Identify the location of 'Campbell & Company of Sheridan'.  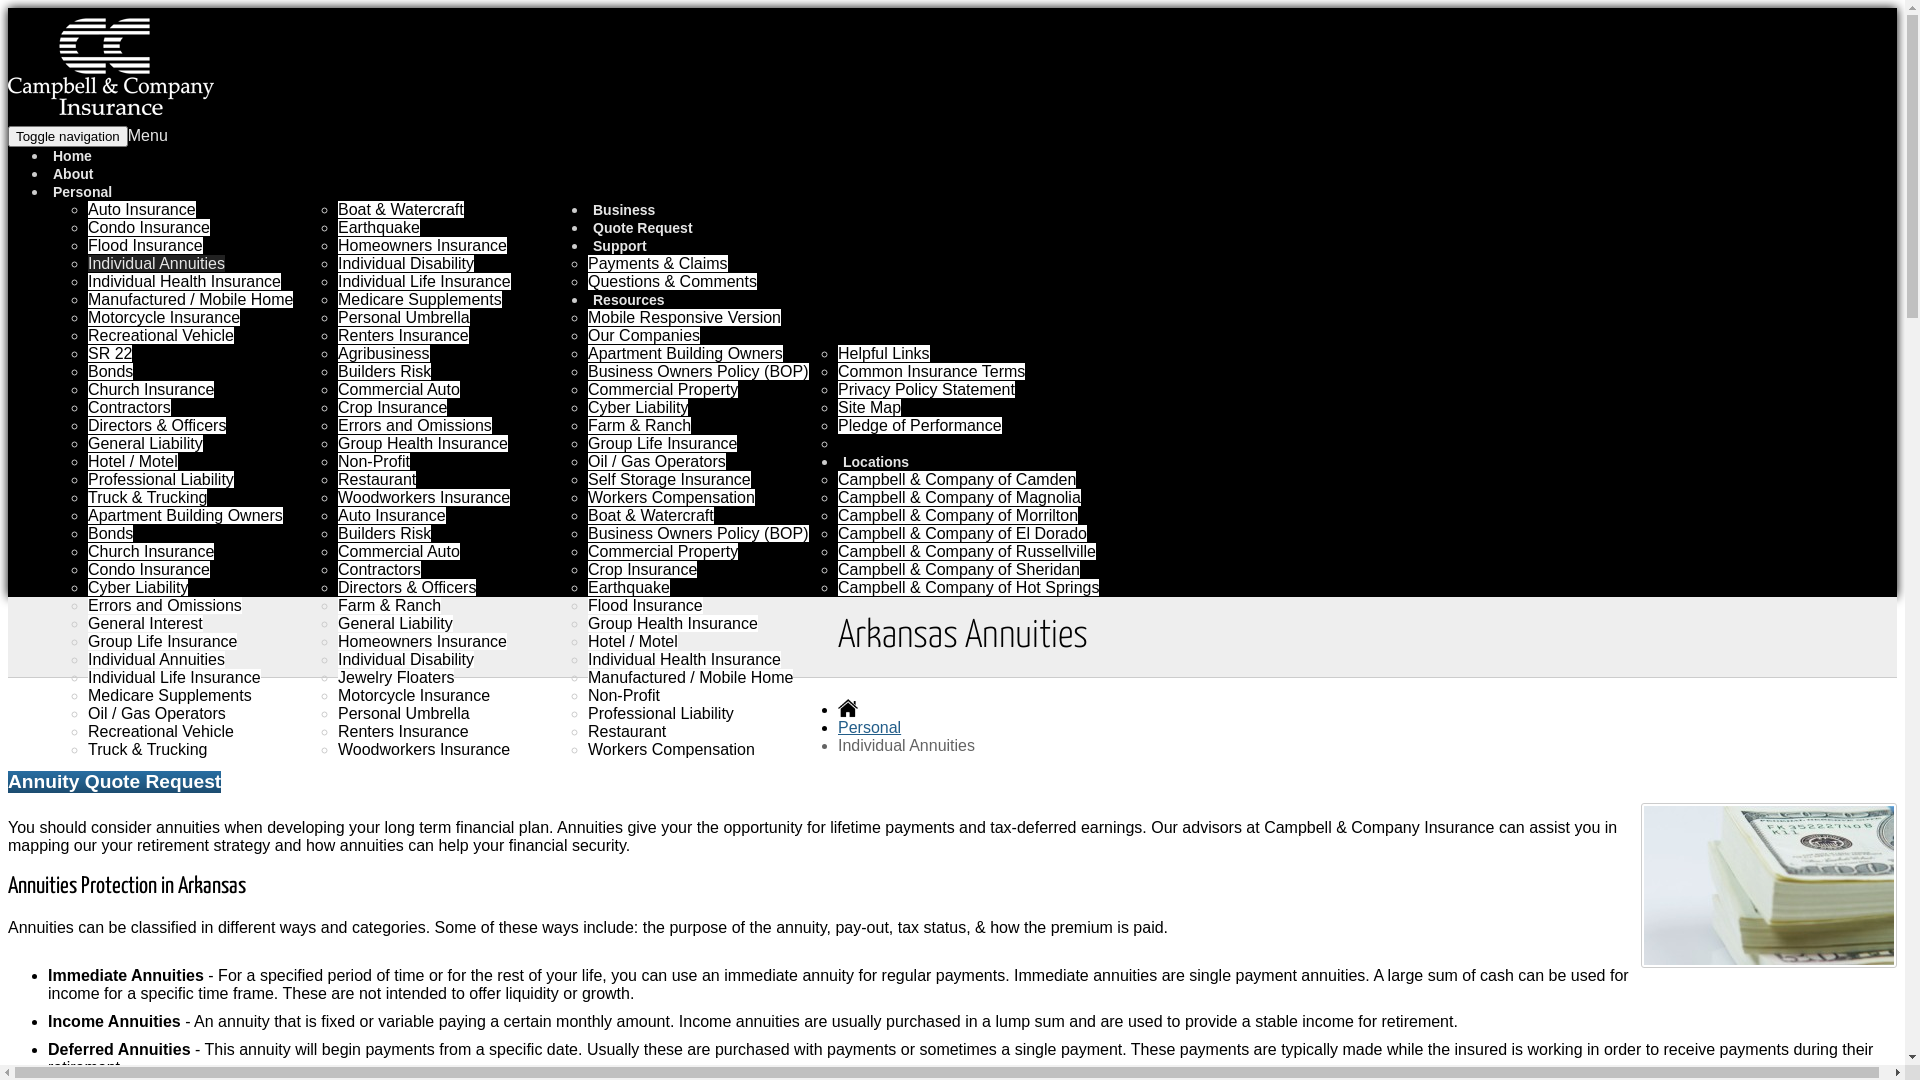
(958, 569).